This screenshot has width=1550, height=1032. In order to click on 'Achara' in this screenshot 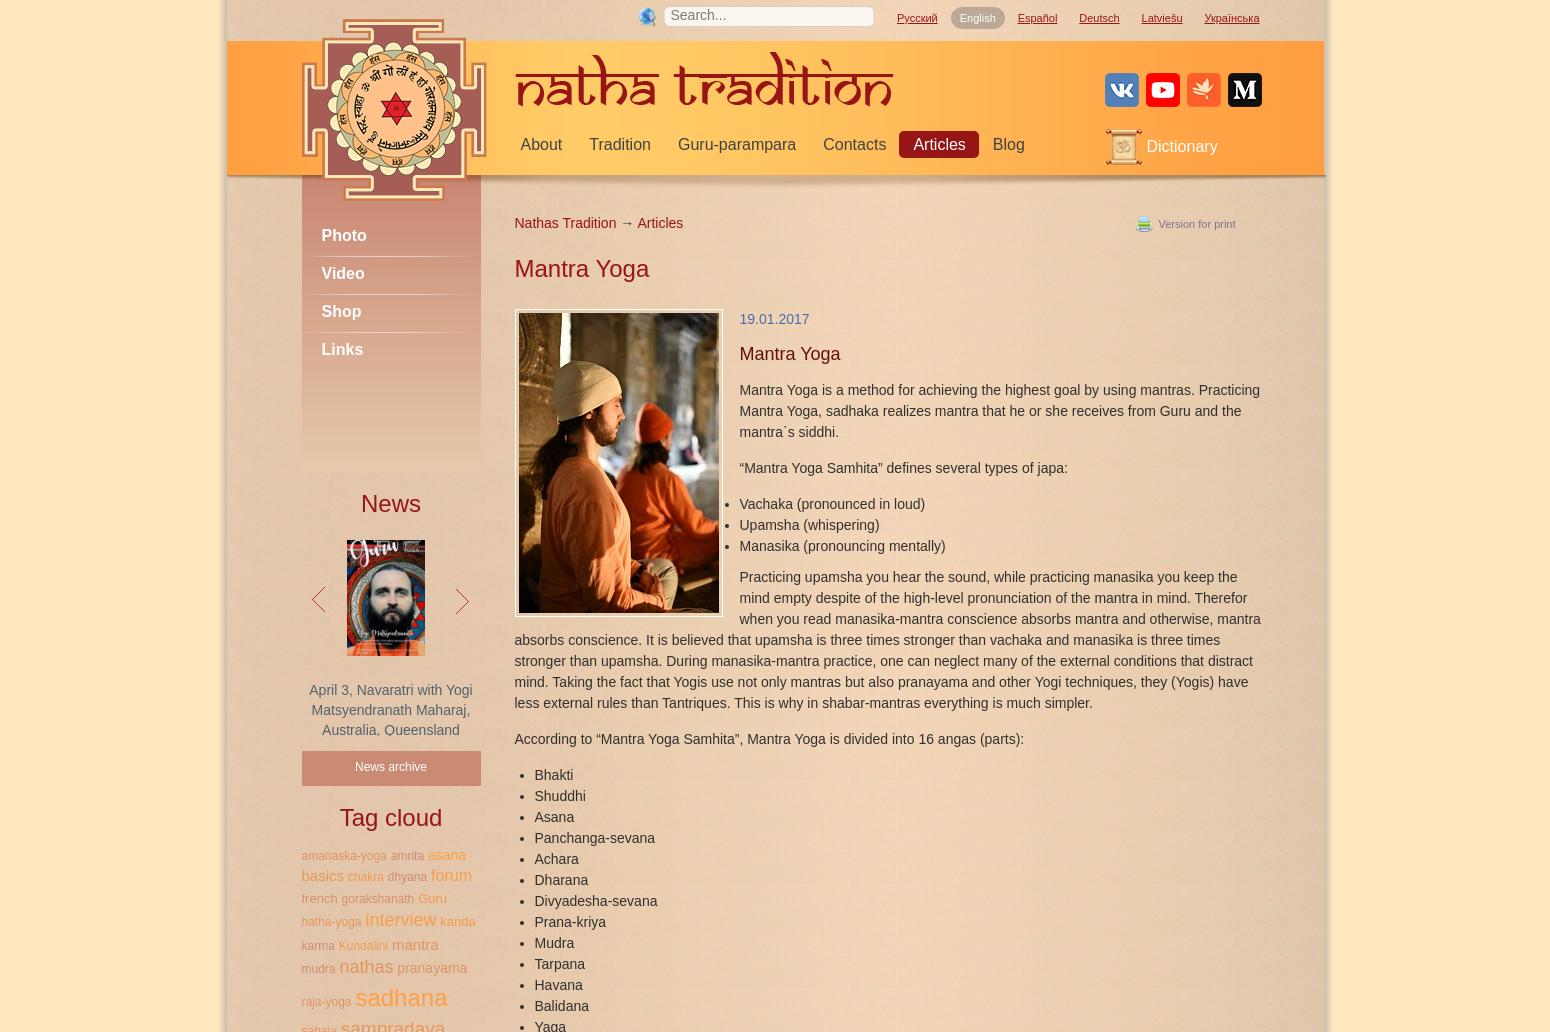, I will do `click(555, 858)`.